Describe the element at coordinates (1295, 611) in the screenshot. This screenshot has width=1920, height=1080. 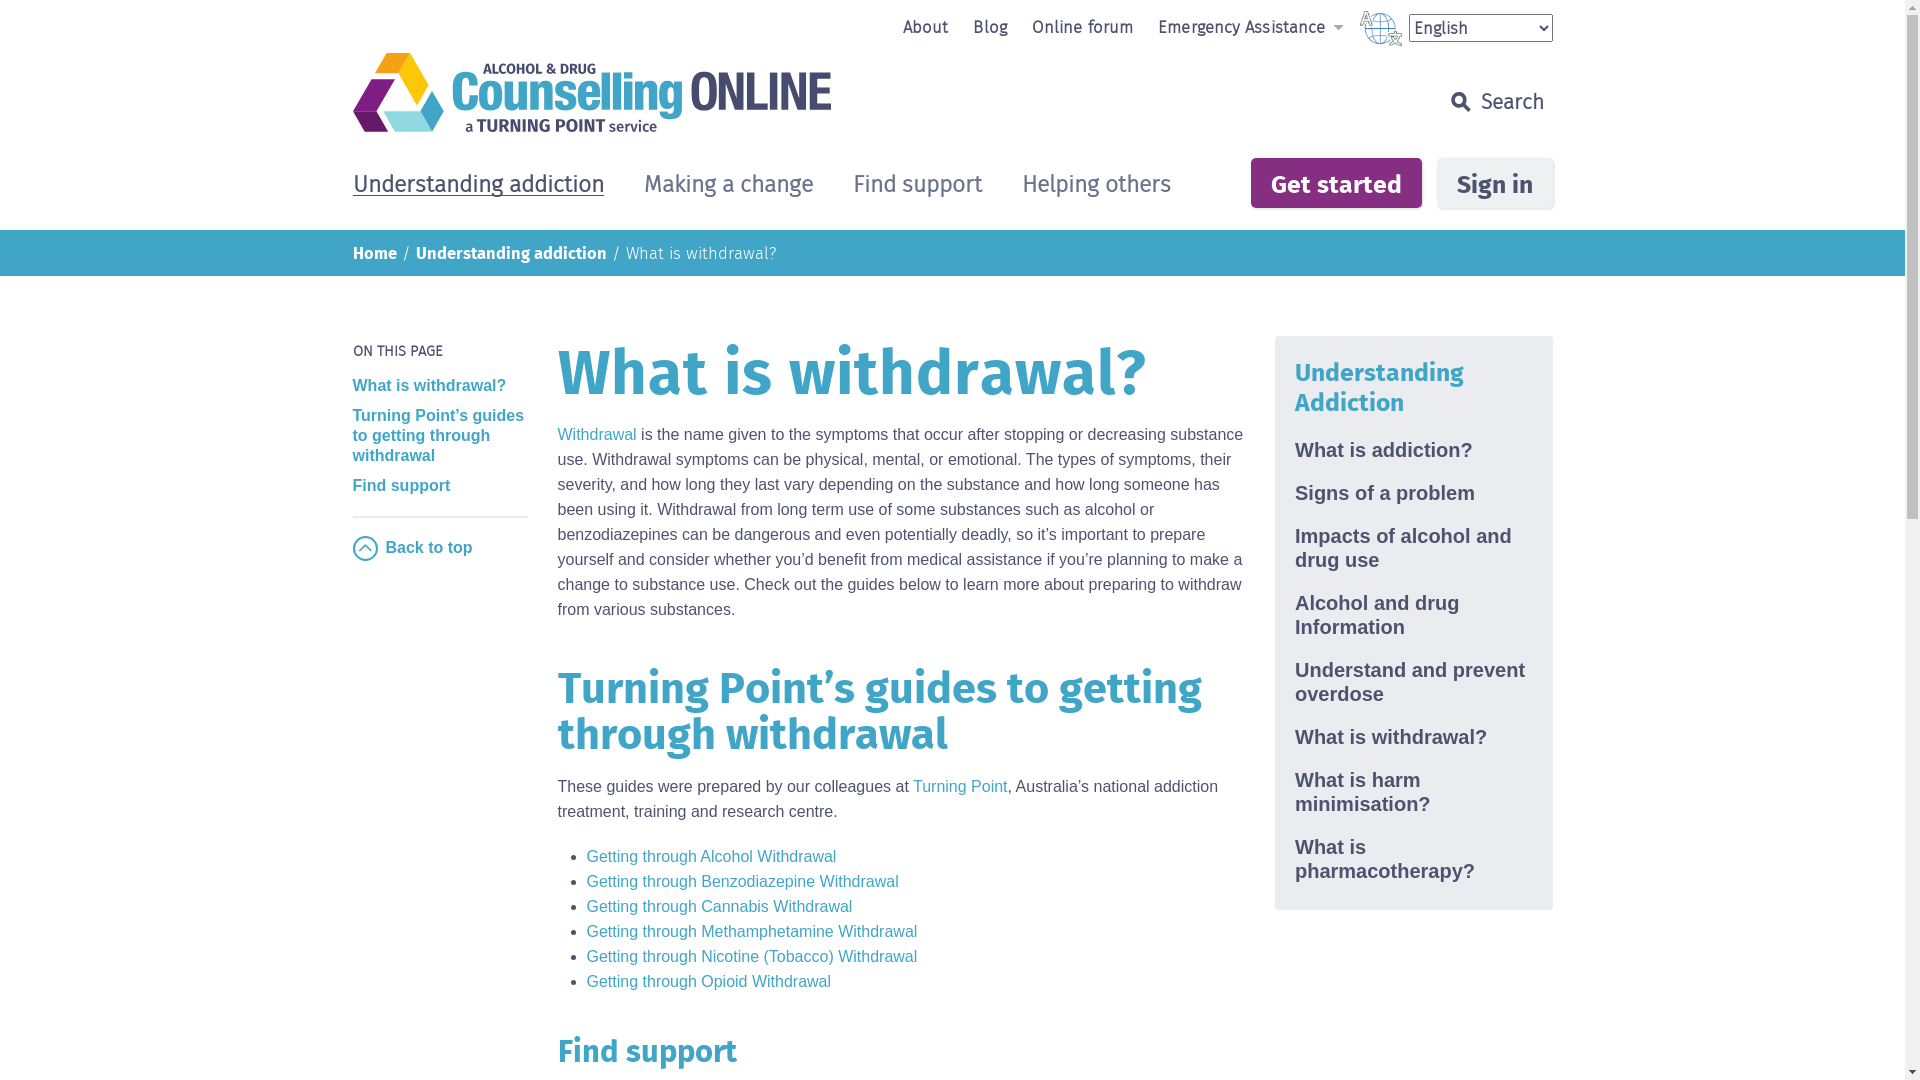
I see `'Alcohol and drug Information'` at that location.